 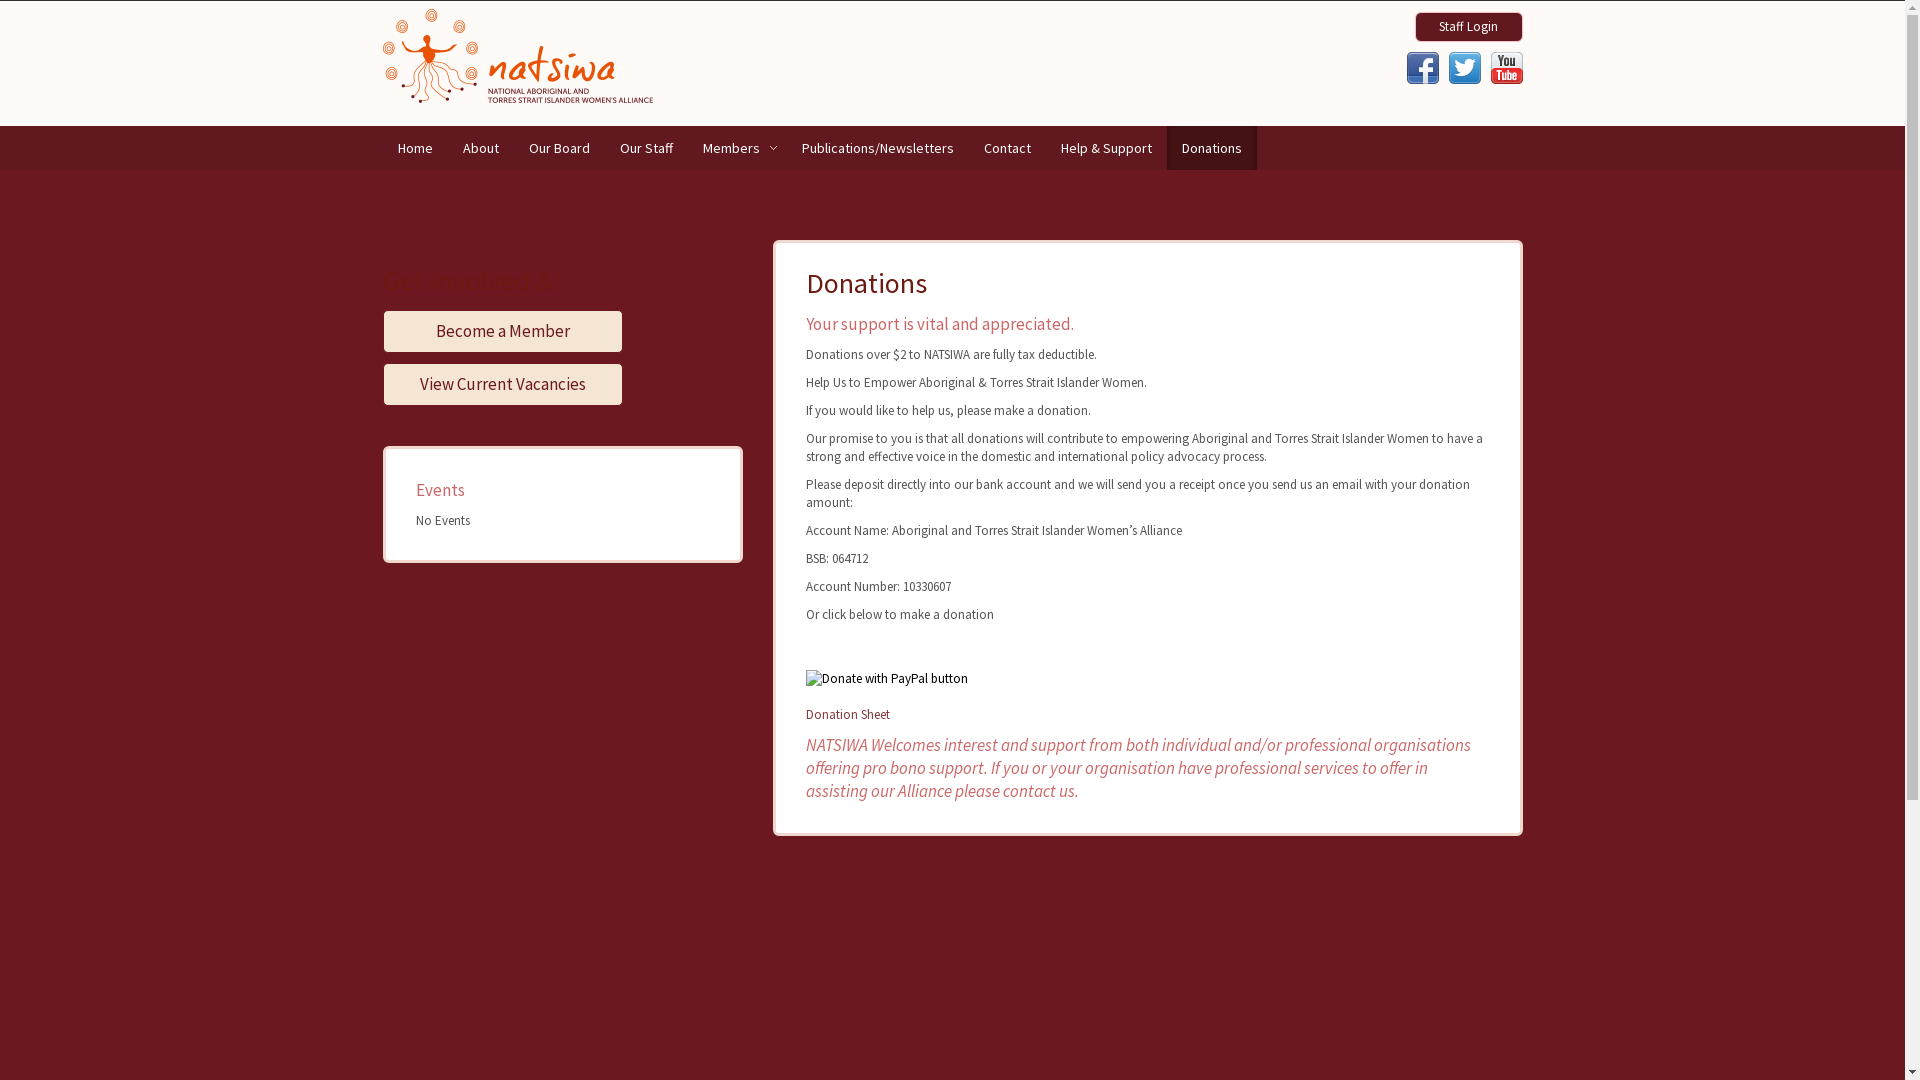 I want to click on 'Members', so click(x=736, y=146).